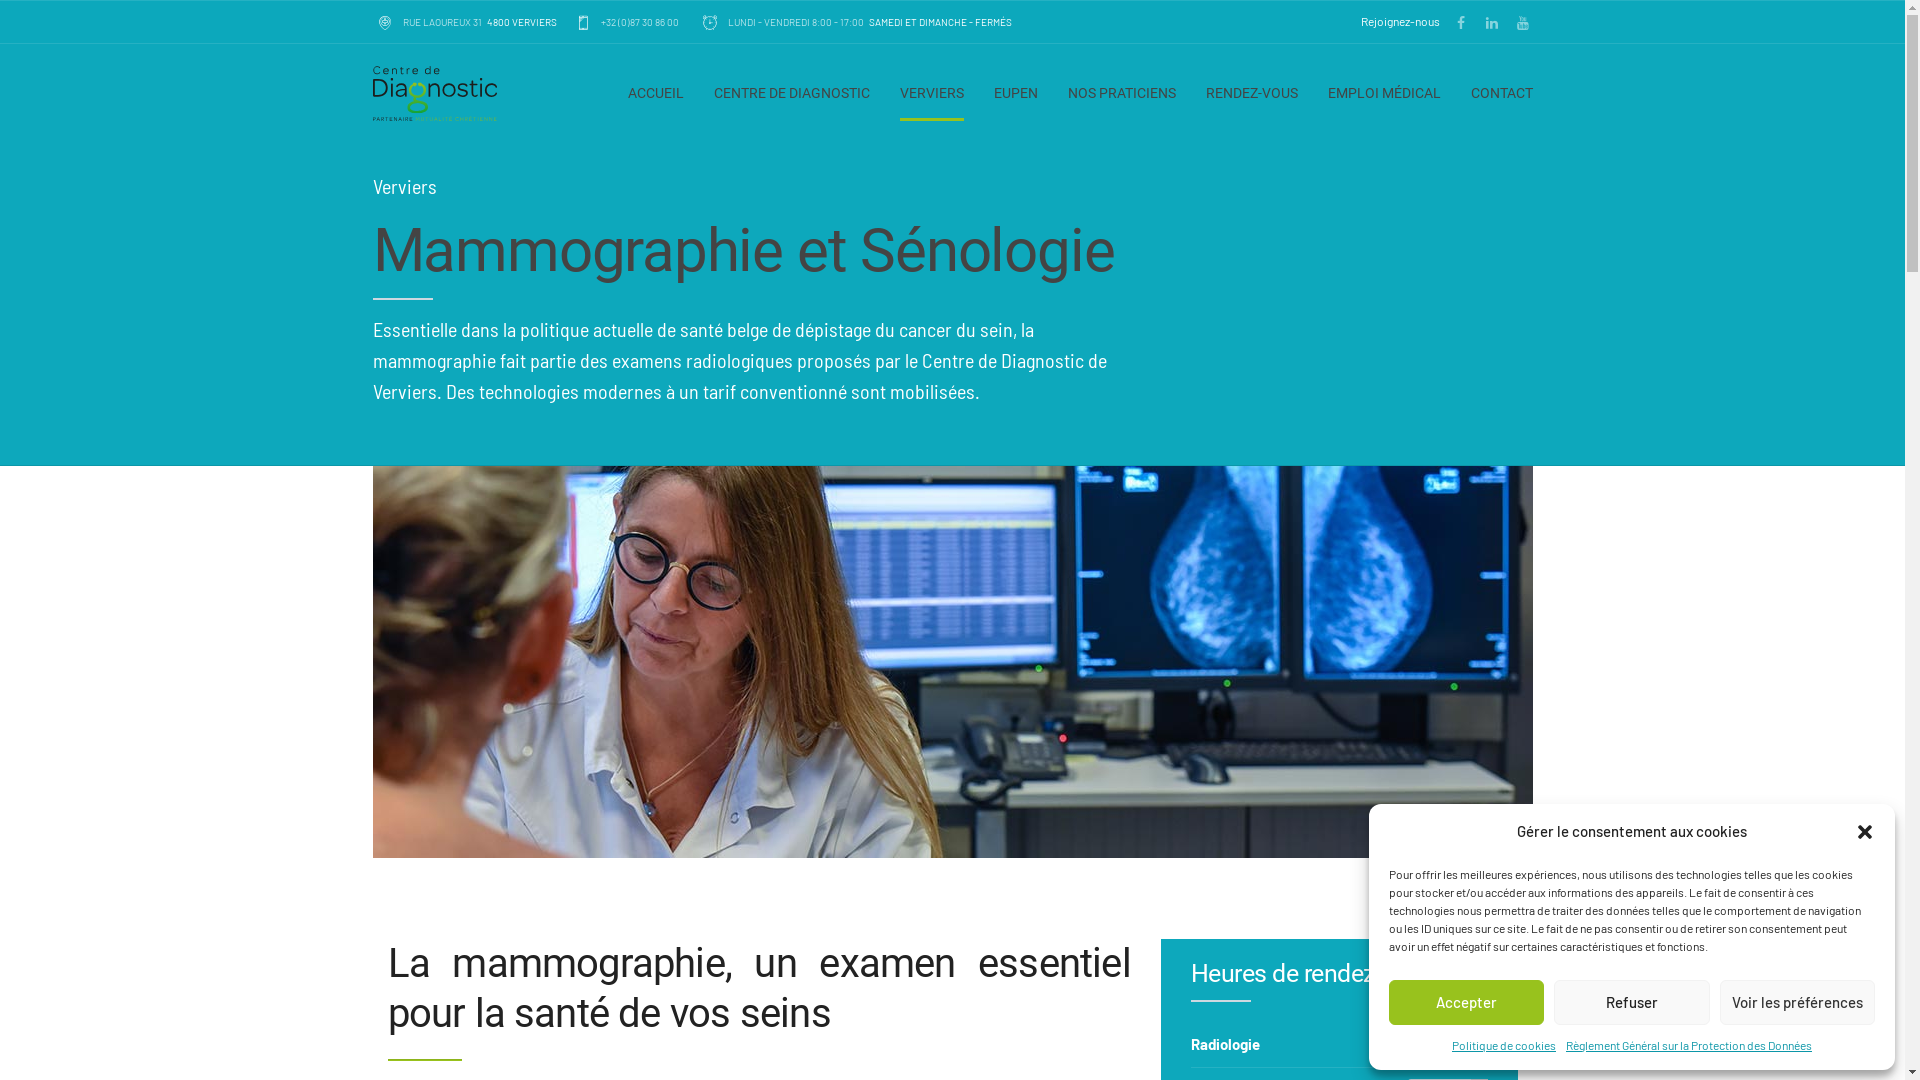 Image resolution: width=1920 pixels, height=1080 pixels. What do you see at coordinates (626, 23) in the screenshot?
I see `'+32 (0)87 30 86 00'` at bounding box center [626, 23].